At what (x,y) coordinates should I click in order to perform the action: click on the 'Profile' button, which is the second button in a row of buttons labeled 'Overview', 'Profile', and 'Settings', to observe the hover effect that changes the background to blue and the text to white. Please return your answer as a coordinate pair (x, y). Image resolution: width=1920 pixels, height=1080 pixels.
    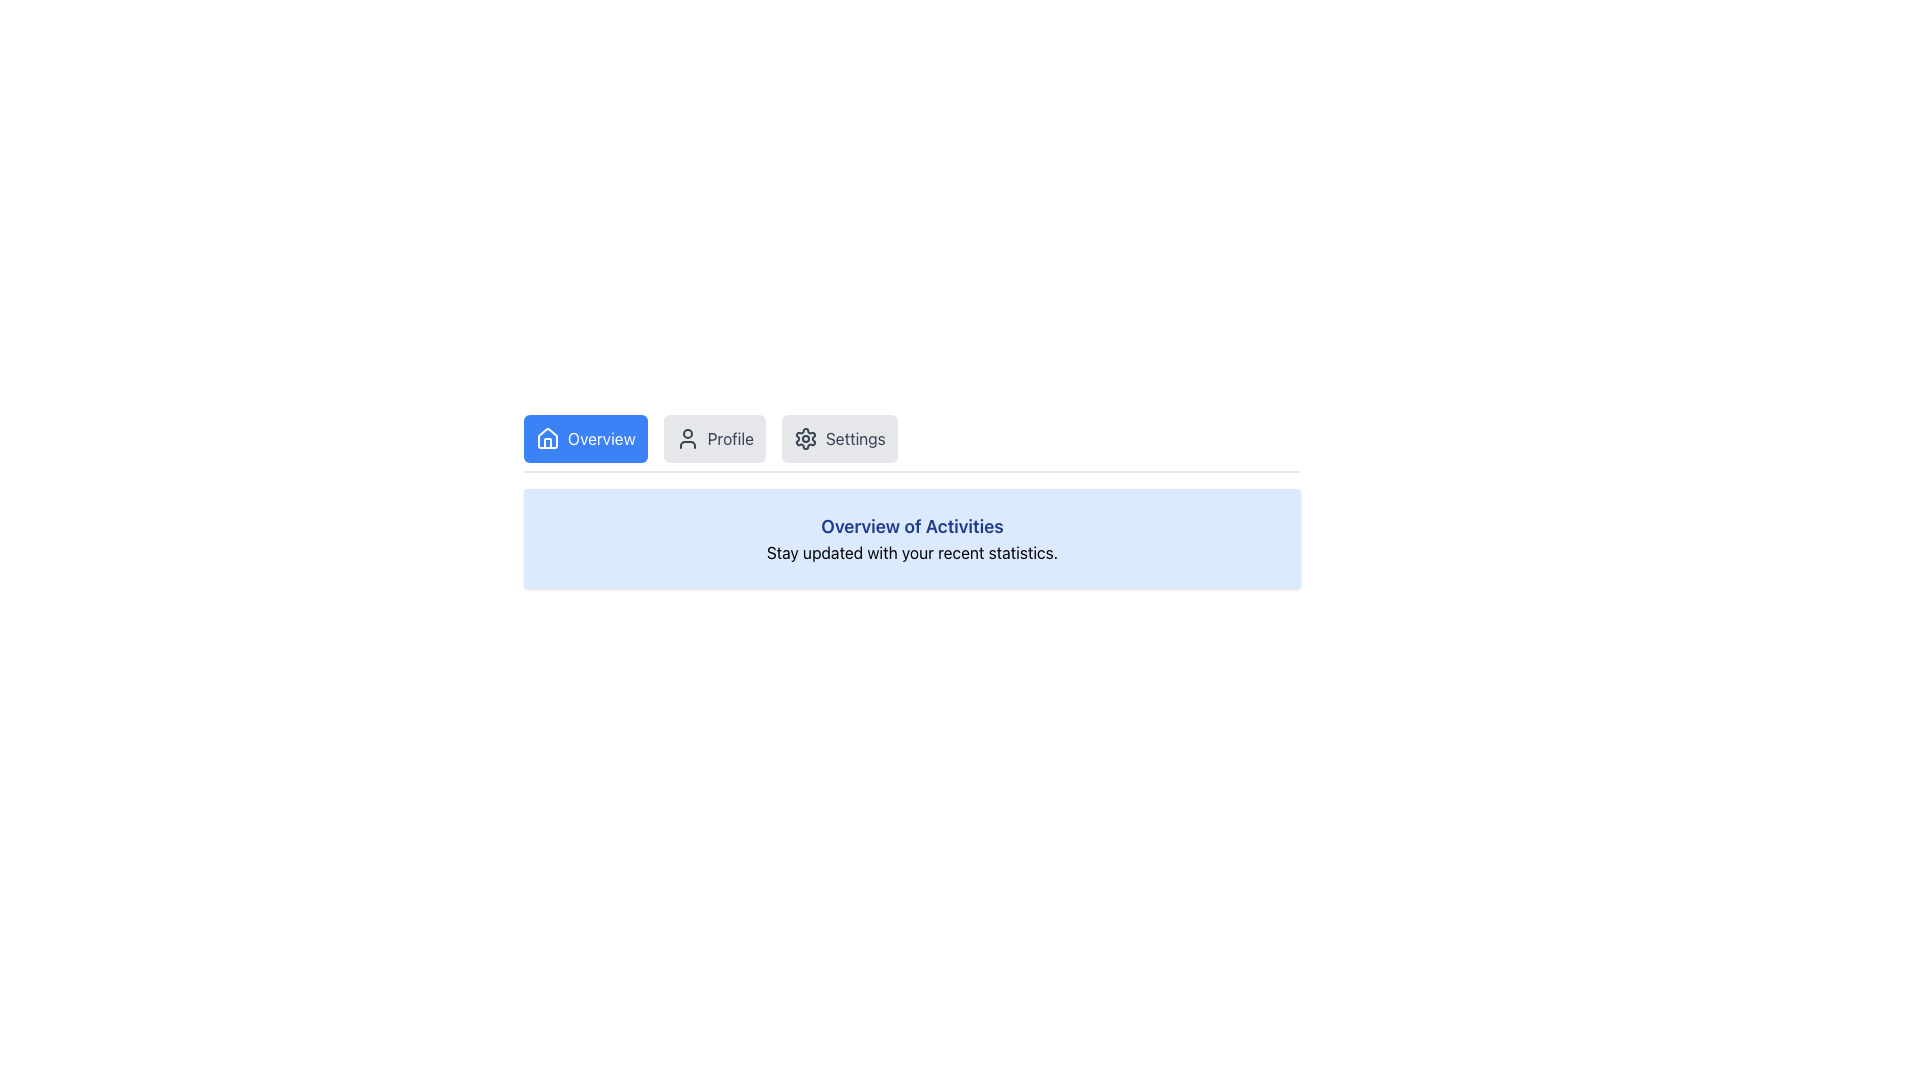
    Looking at the image, I should click on (714, 438).